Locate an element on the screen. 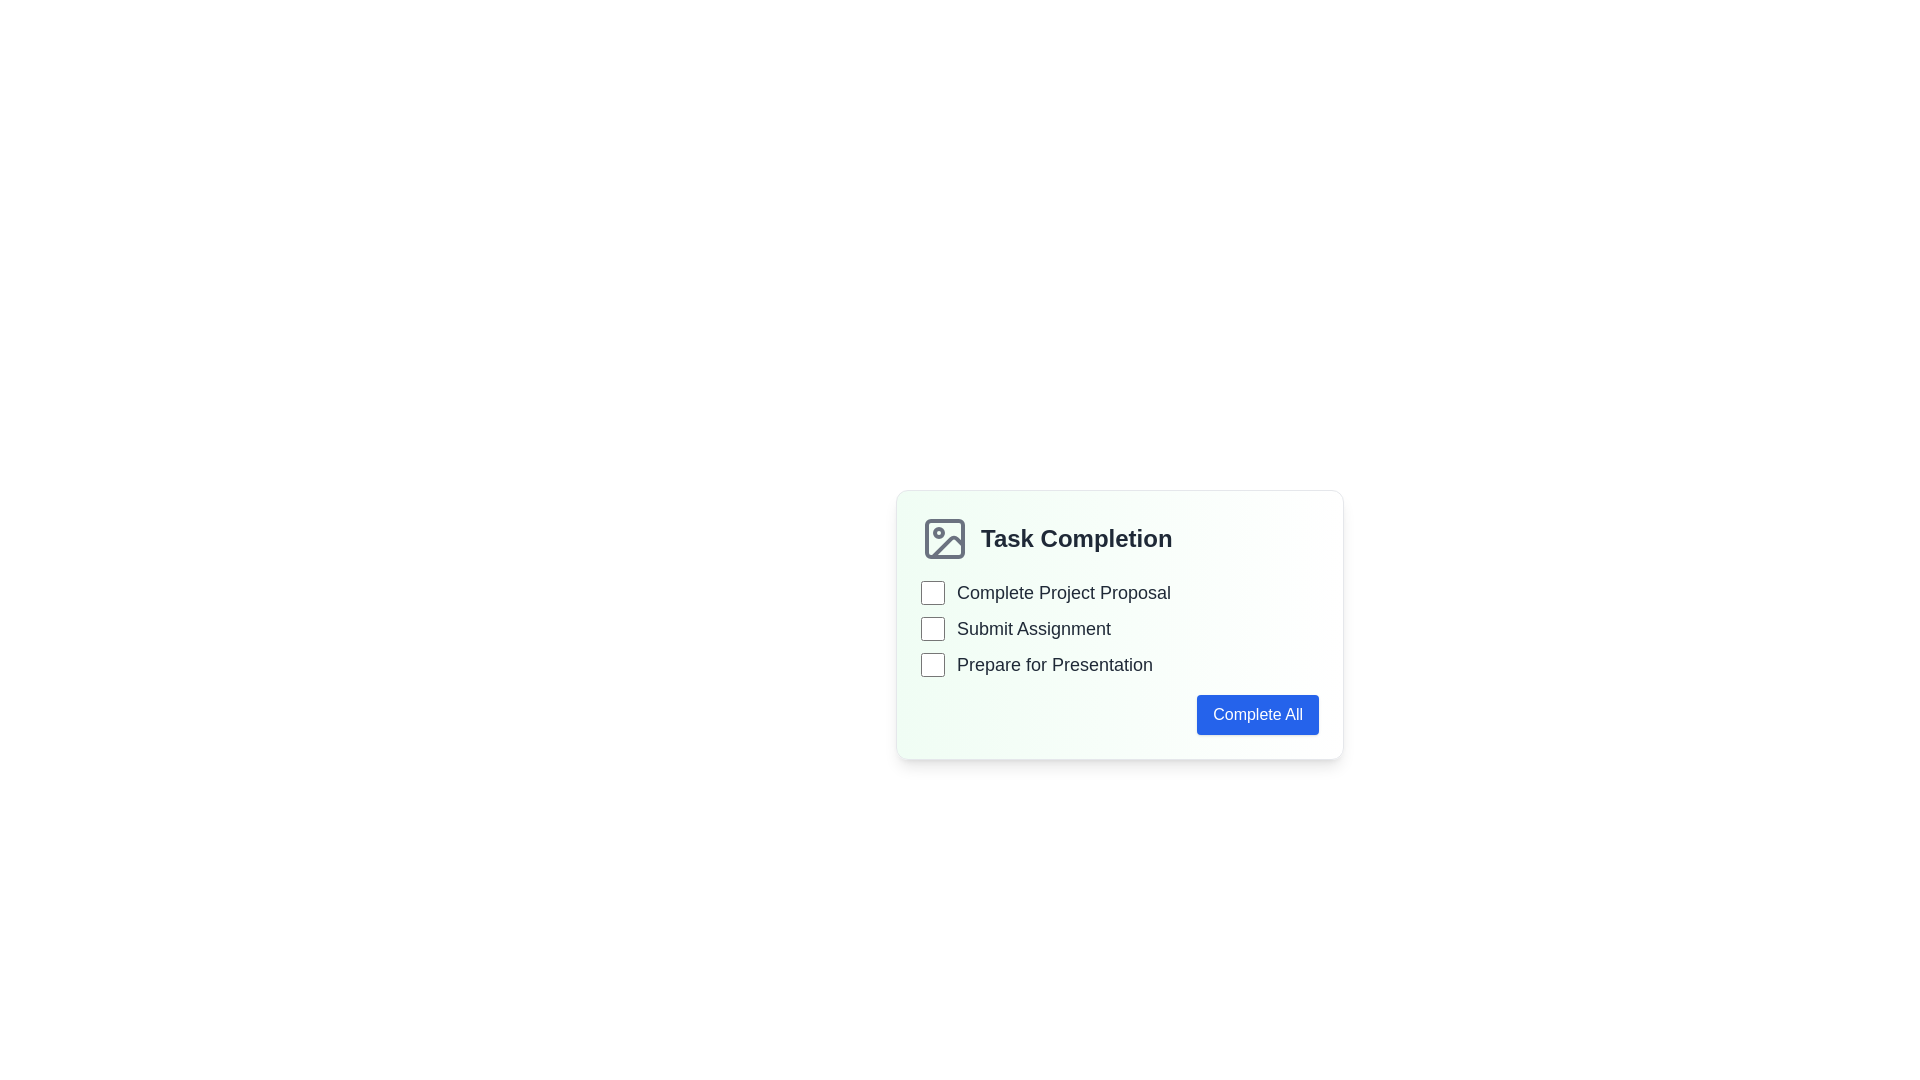 The image size is (1920, 1080). the checkbox associated with the 'Submit Assignment' task is located at coordinates (931, 627).